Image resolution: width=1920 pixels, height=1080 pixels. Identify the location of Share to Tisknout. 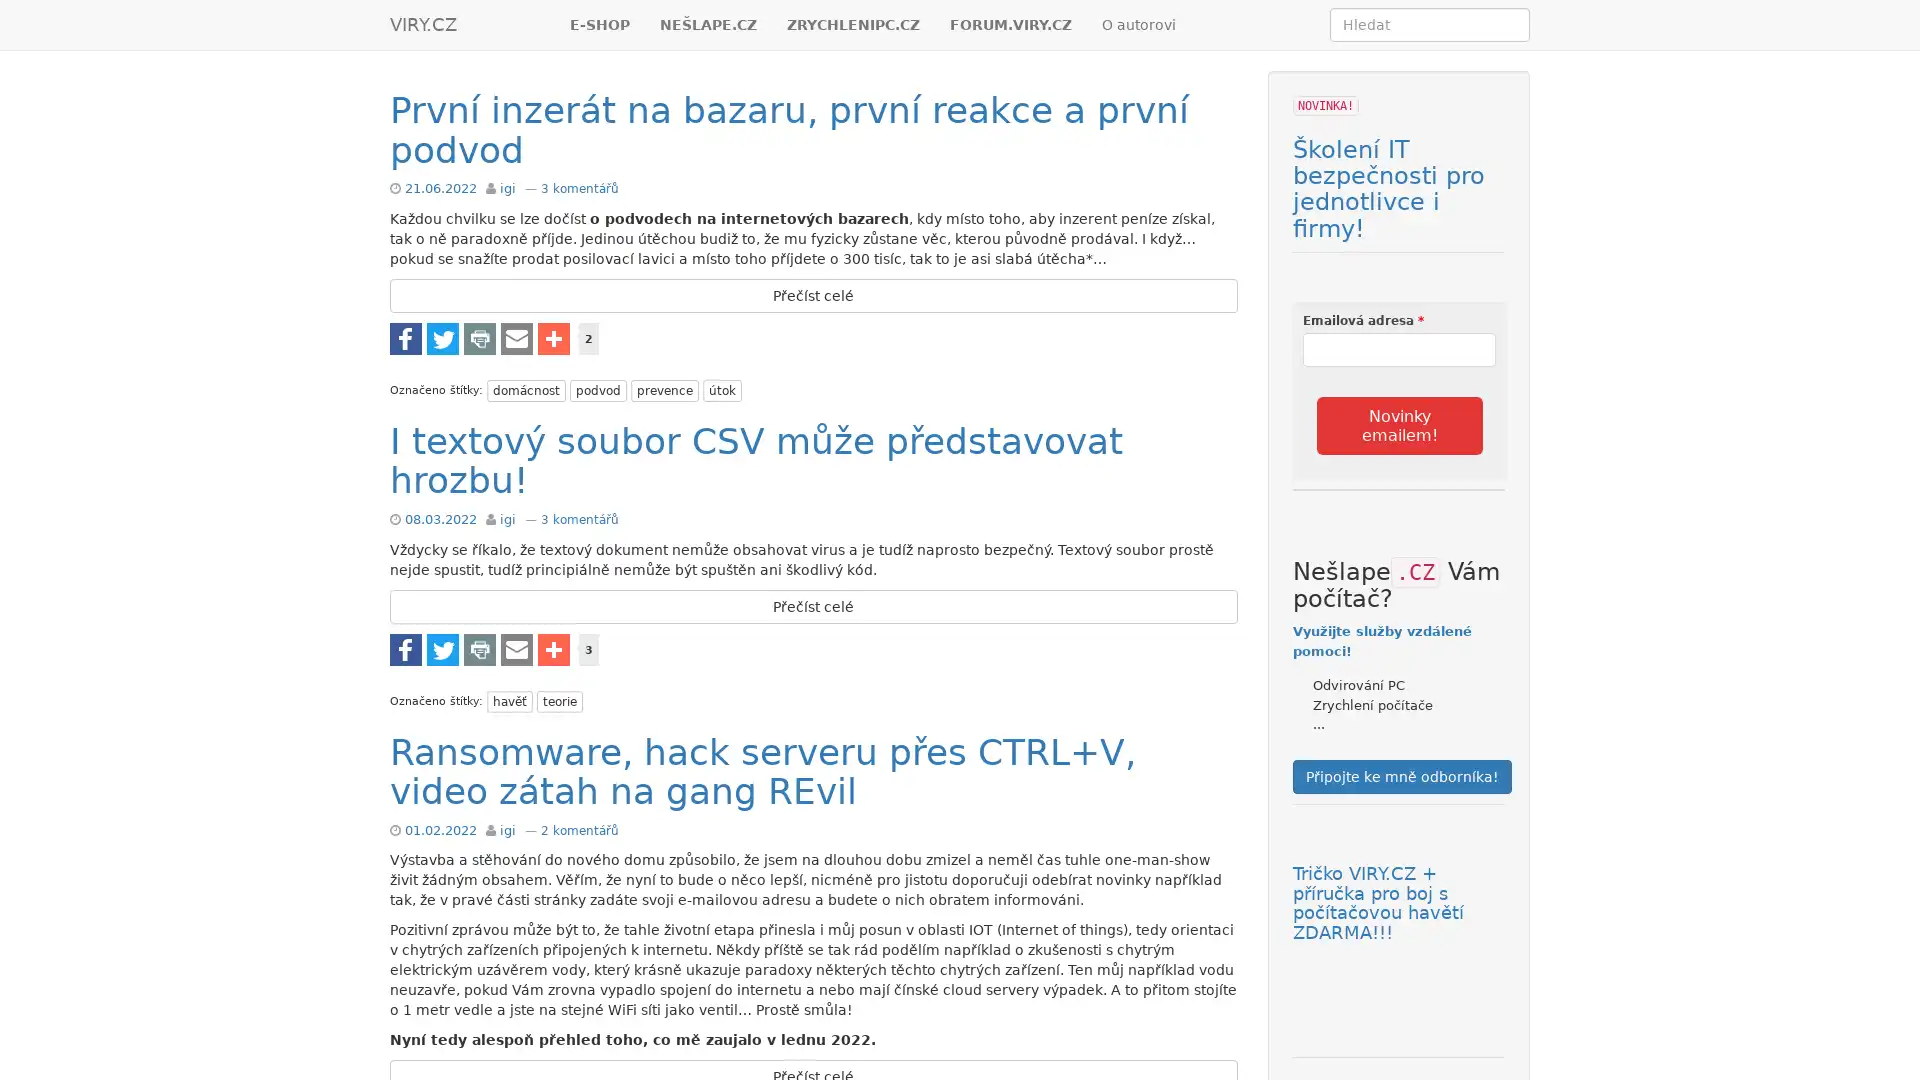
(480, 648).